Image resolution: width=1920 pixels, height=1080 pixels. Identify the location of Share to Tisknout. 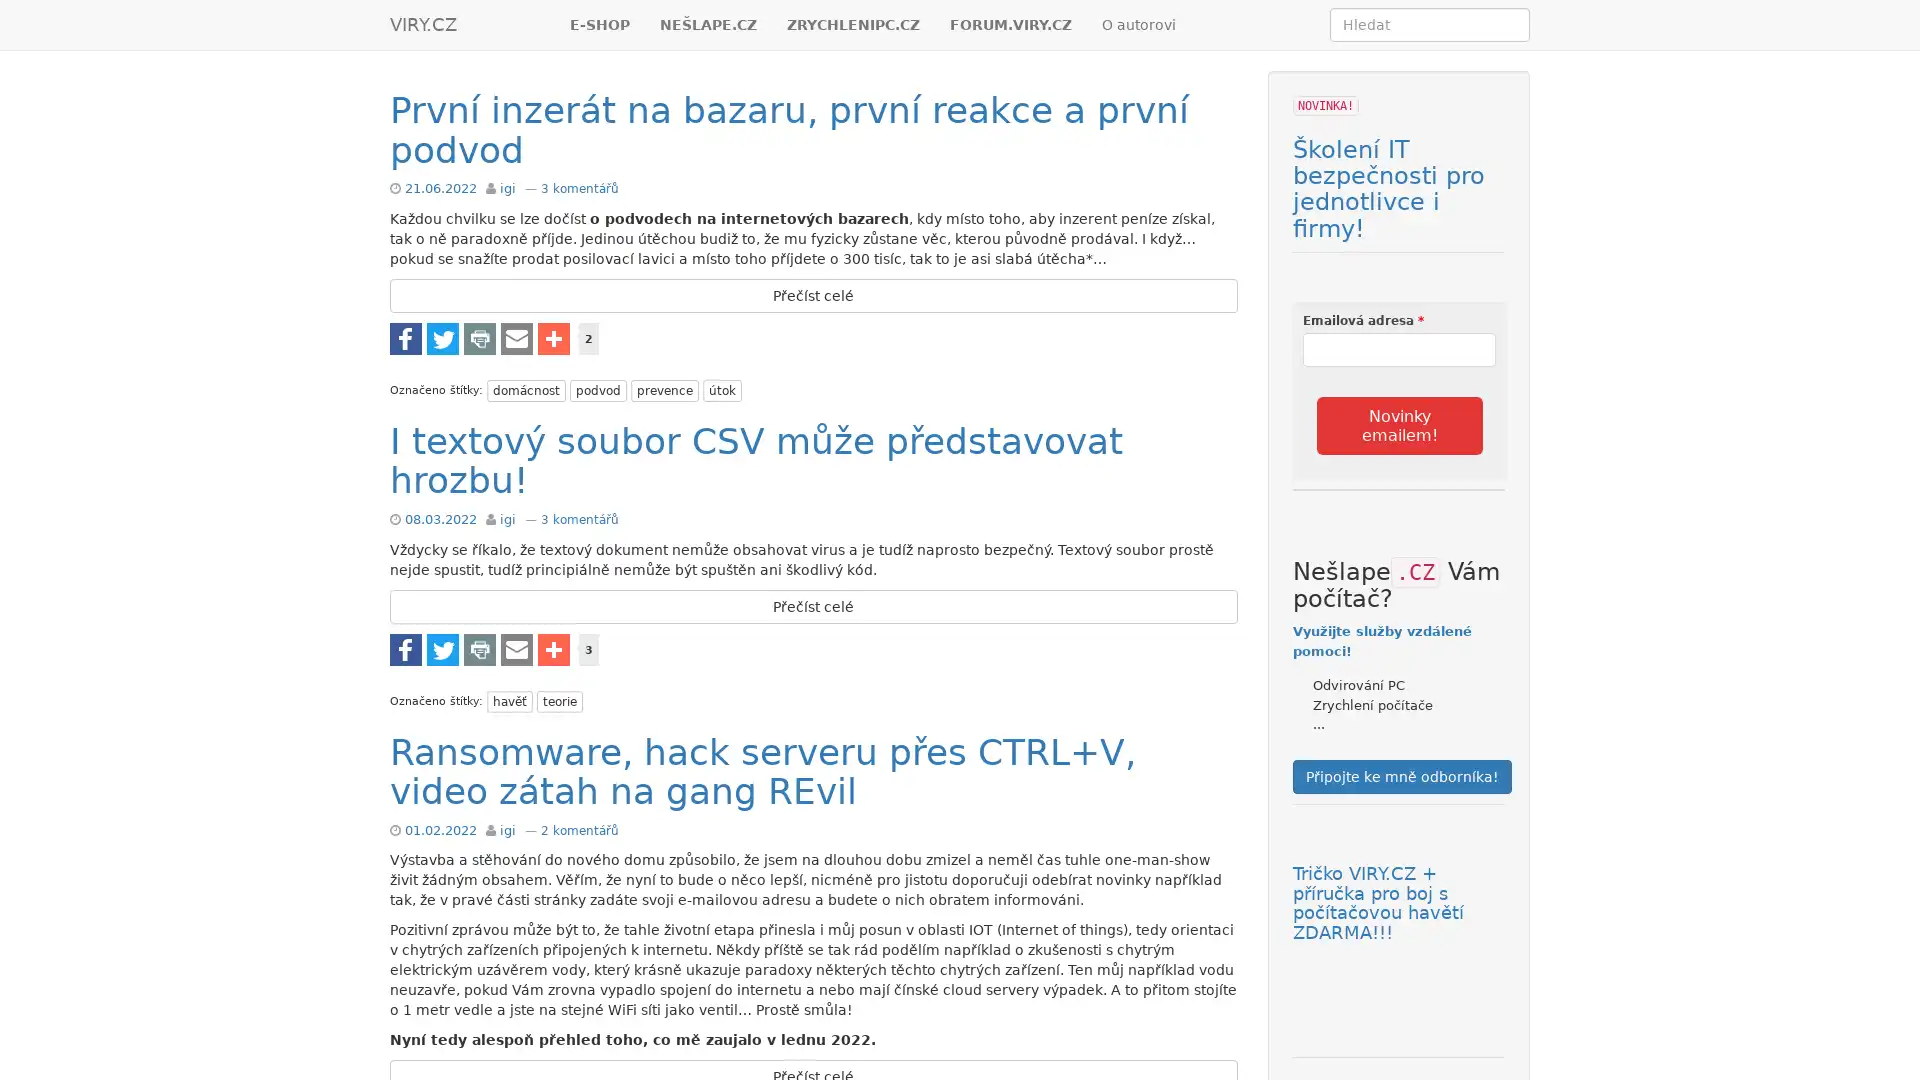
(480, 648).